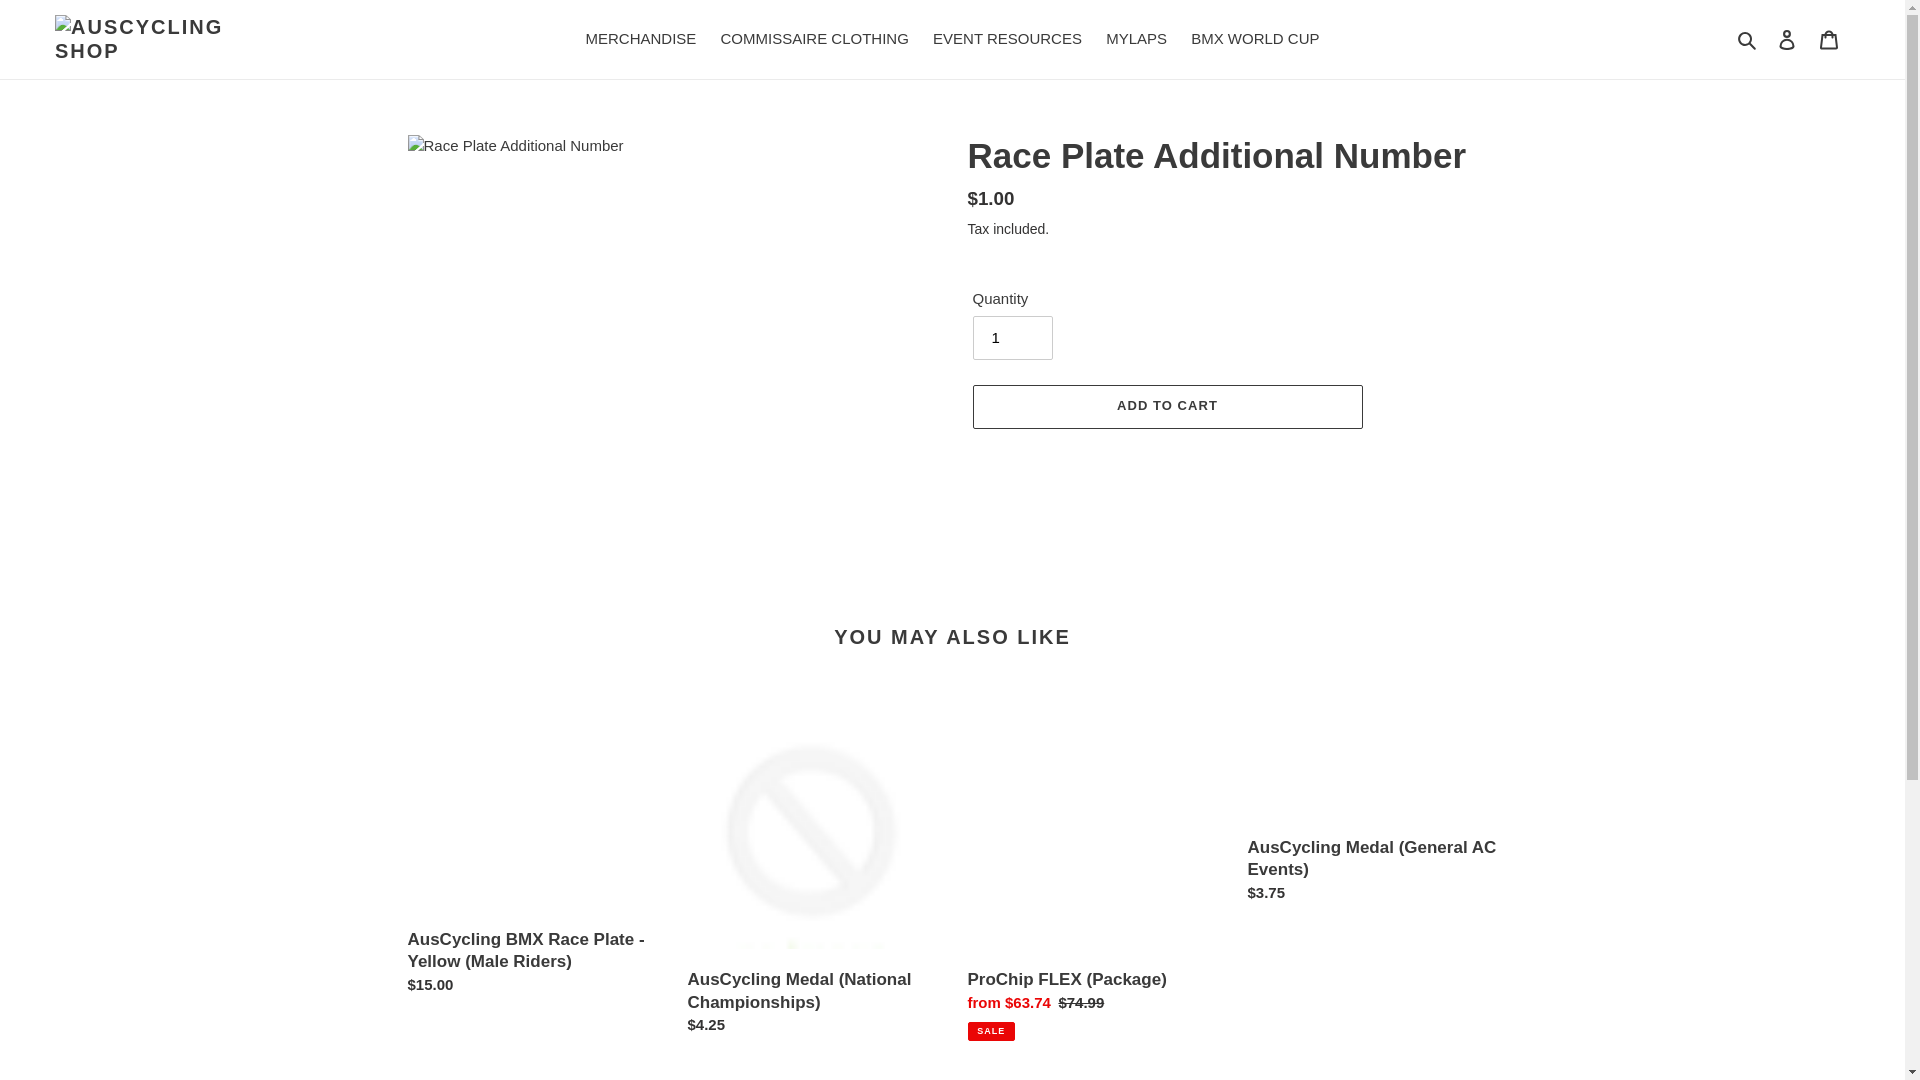 This screenshot has height=1080, width=1920. What do you see at coordinates (1828, 39) in the screenshot?
I see `'Cart'` at bounding box center [1828, 39].